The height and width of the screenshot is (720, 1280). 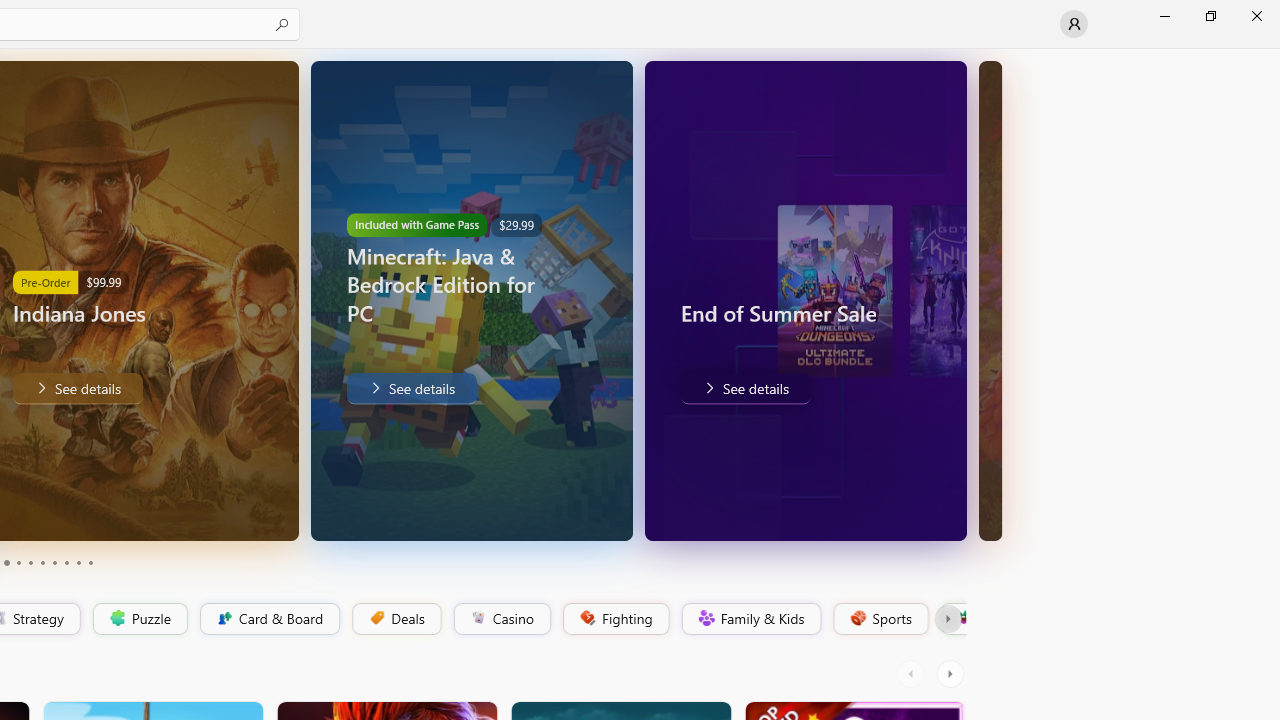 I want to click on 'Page 9', so click(x=78, y=563).